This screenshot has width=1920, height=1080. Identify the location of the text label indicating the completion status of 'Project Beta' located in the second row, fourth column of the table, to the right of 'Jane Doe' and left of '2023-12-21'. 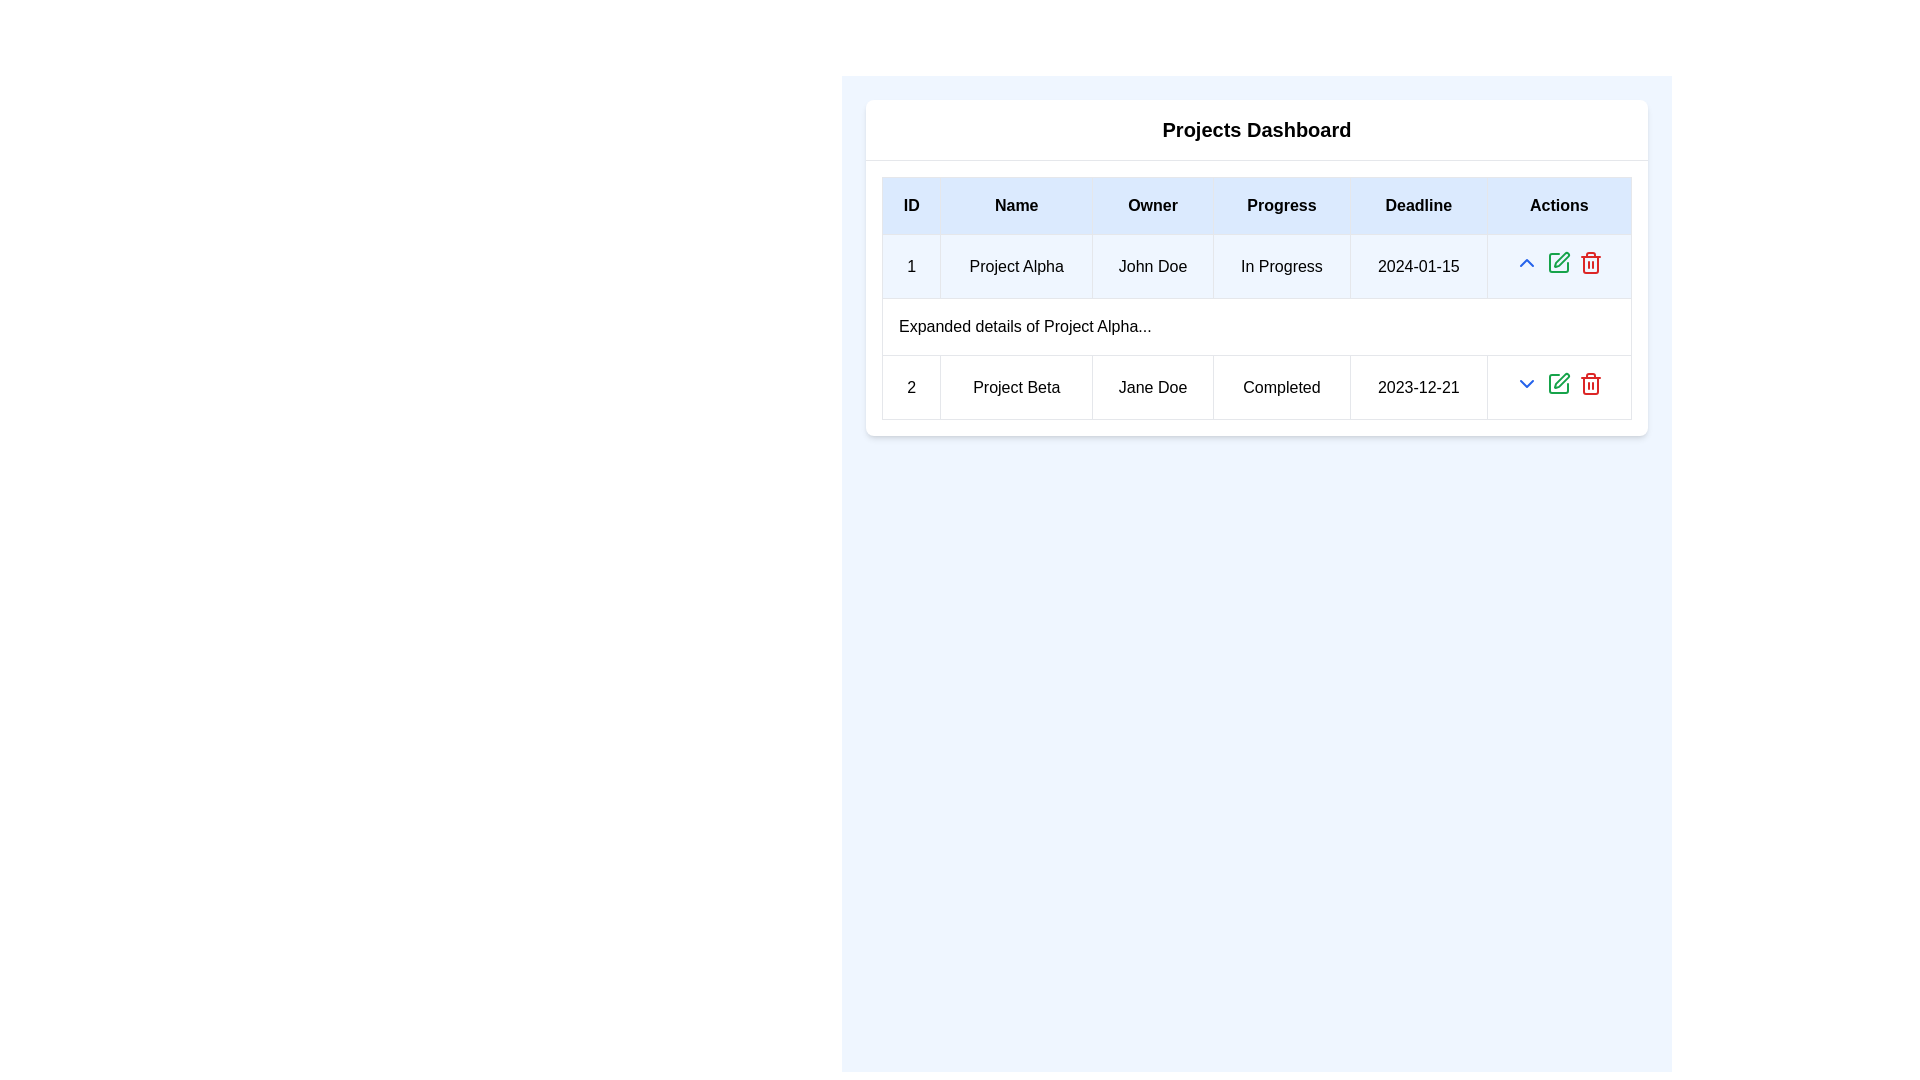
(1281, 387).